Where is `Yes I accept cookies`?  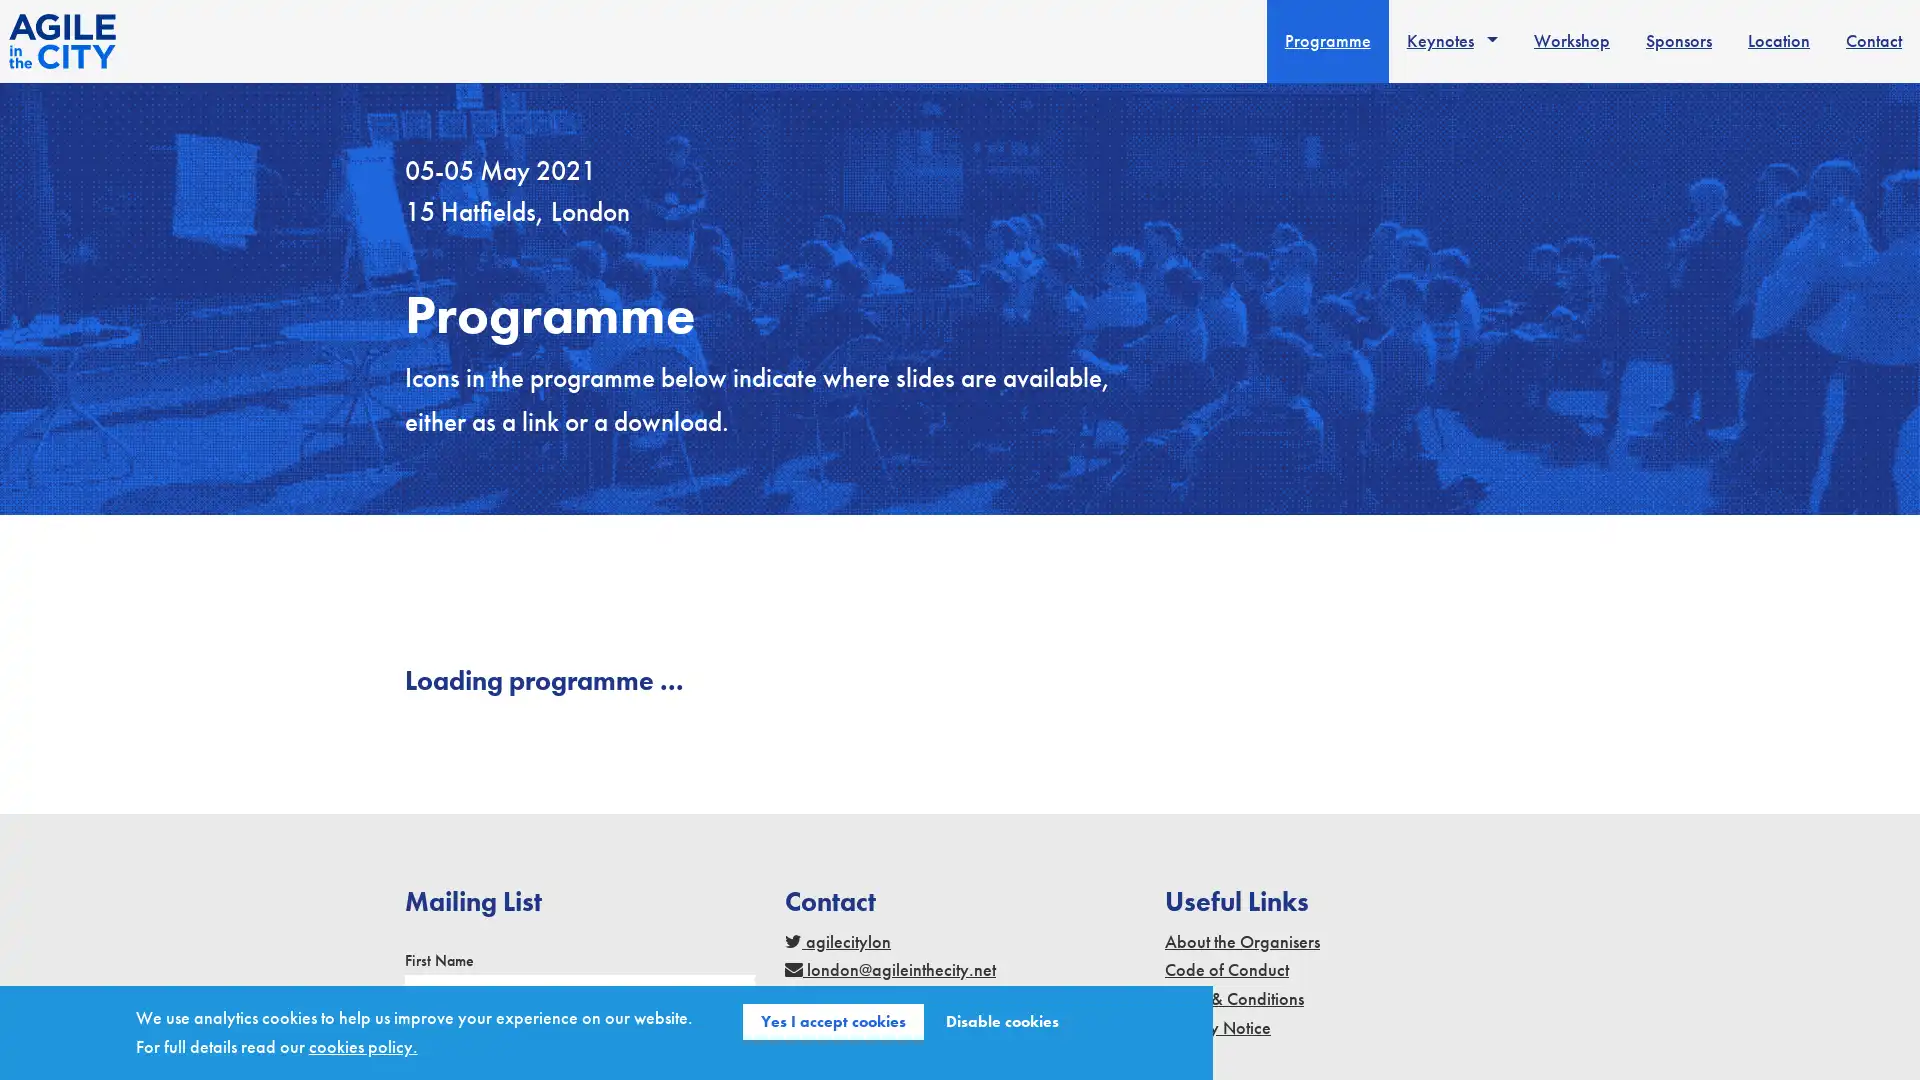
Yes I accept cookies is located at coordinates (833, 1022).